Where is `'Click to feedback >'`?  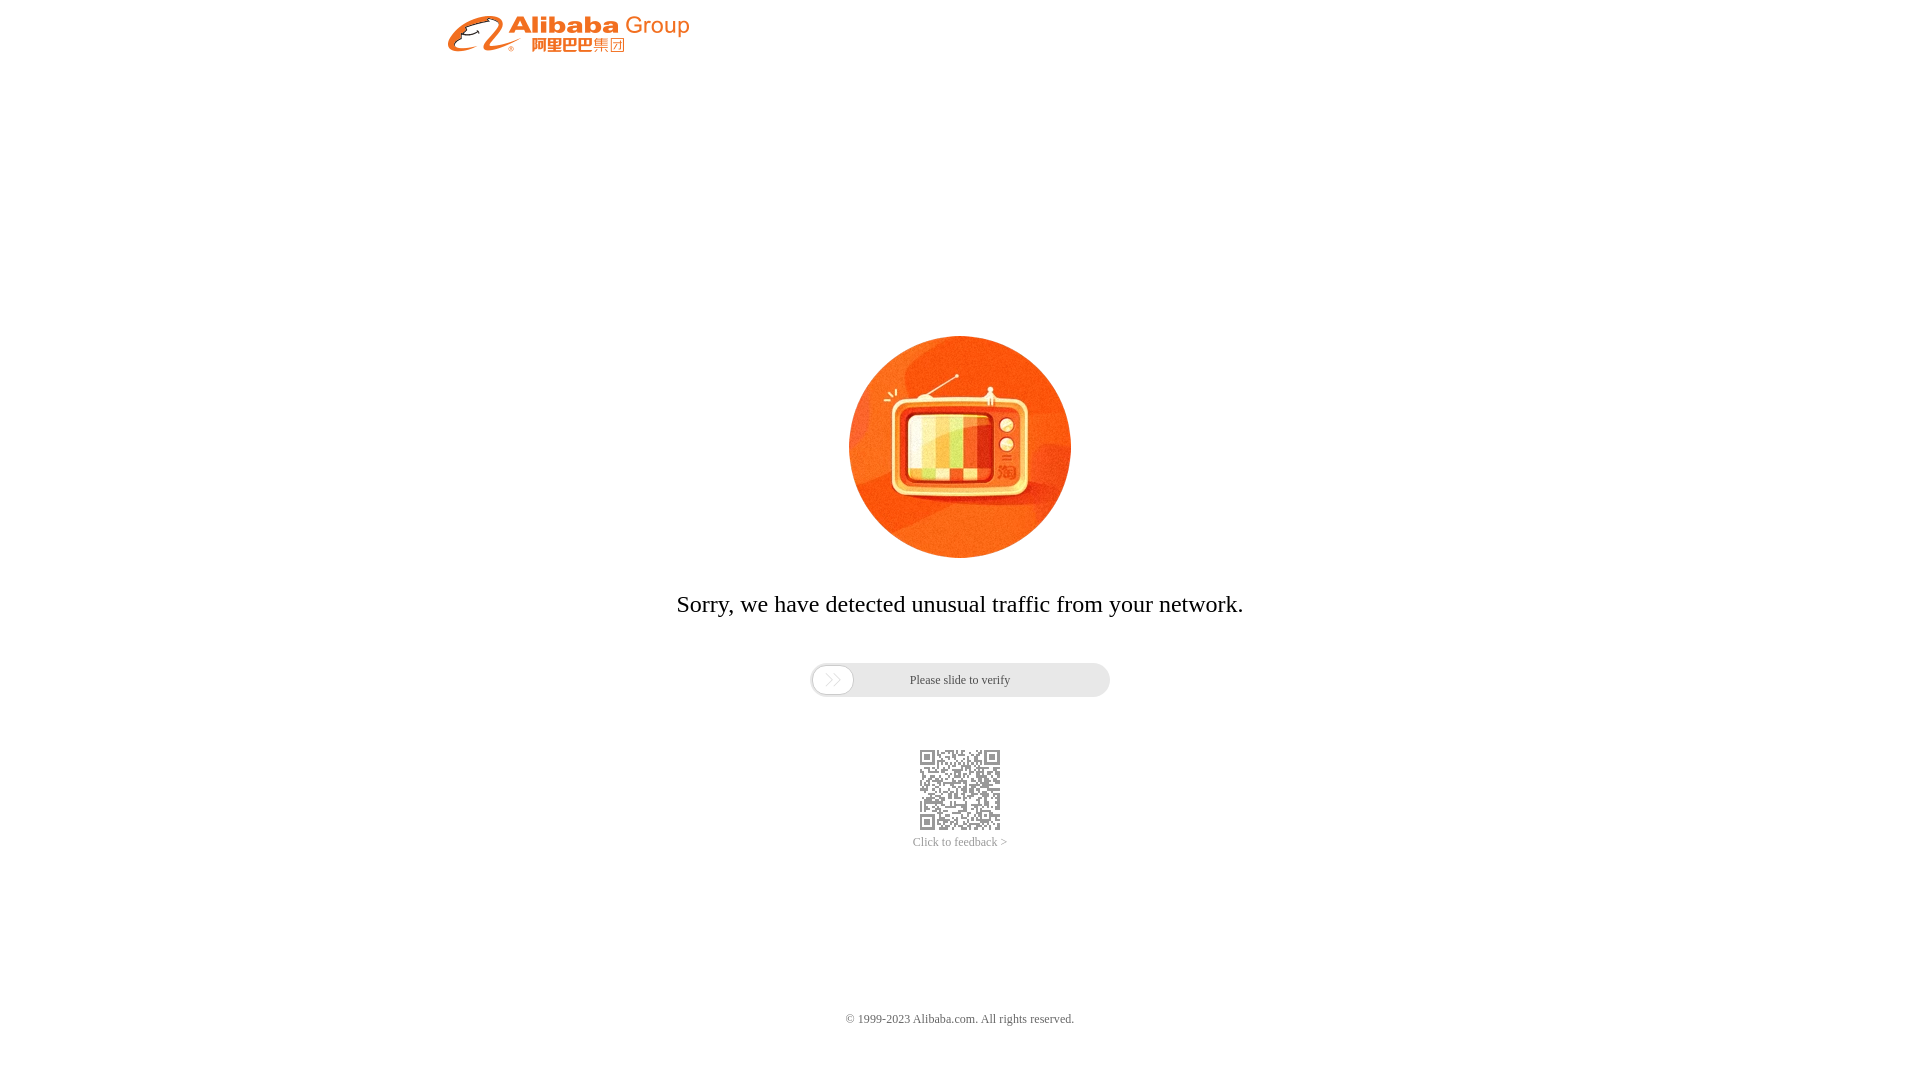 'Click to feedback >' is located at coordinates (960, 842).